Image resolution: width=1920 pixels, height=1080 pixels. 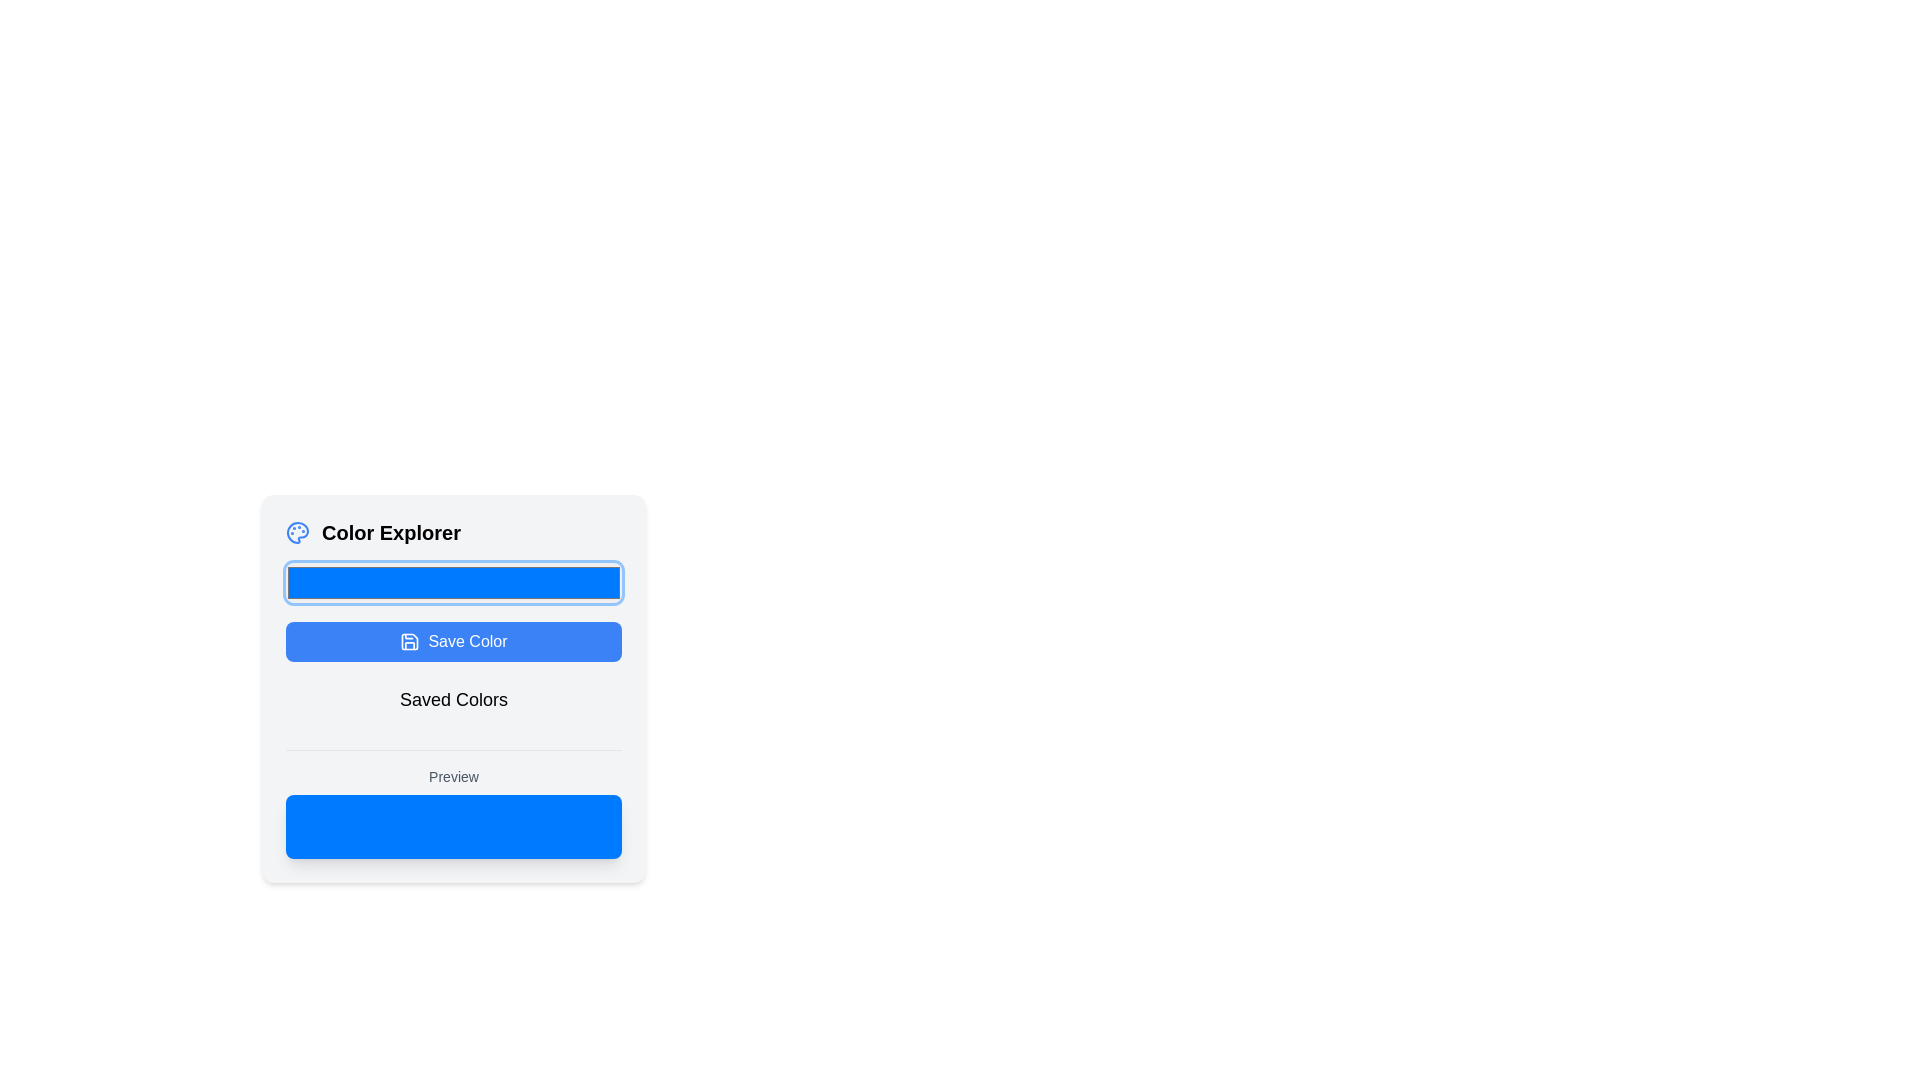 What do you see at coordinates (453, 582) in the screenshot?
I see `the Color Picker located just below the 'Color Explorer' section` at bounding box center [453, 582].